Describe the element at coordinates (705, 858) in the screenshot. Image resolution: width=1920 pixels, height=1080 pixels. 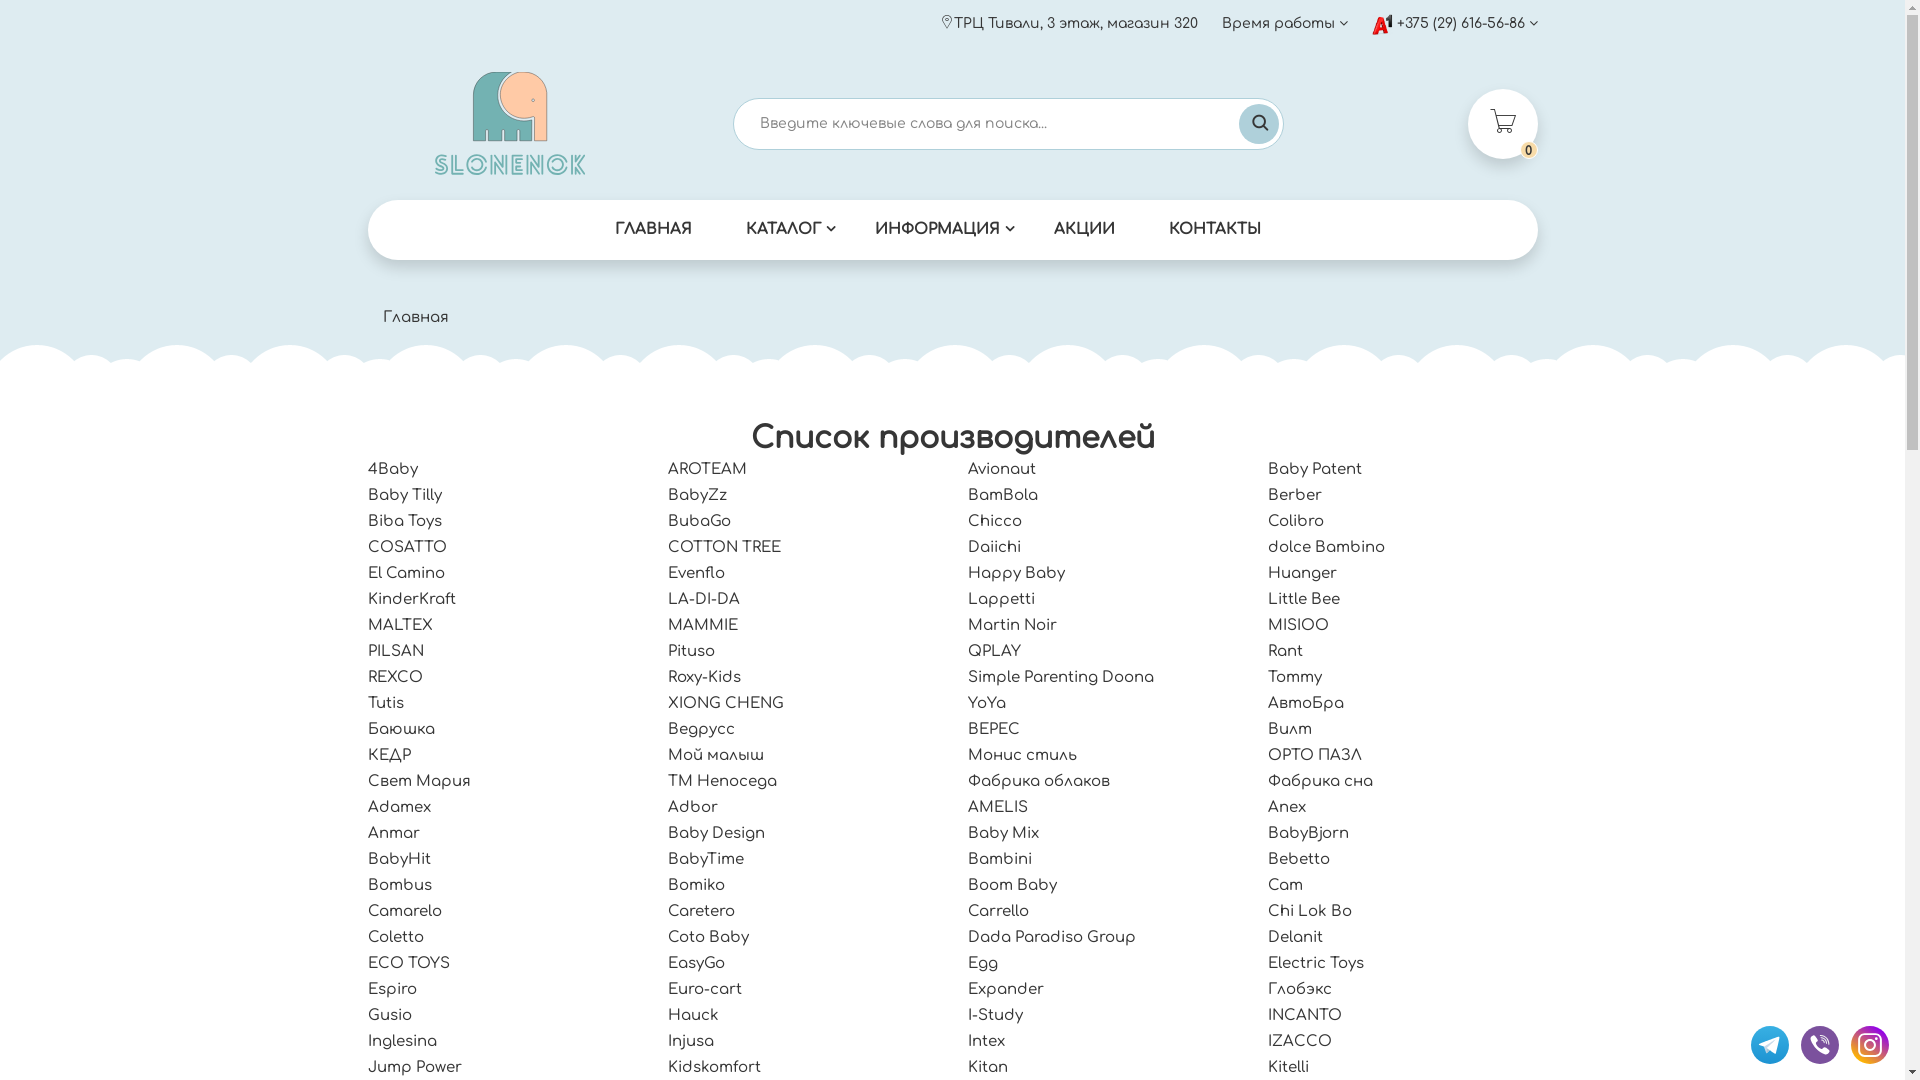
I see `'BabyTime'` at that location.